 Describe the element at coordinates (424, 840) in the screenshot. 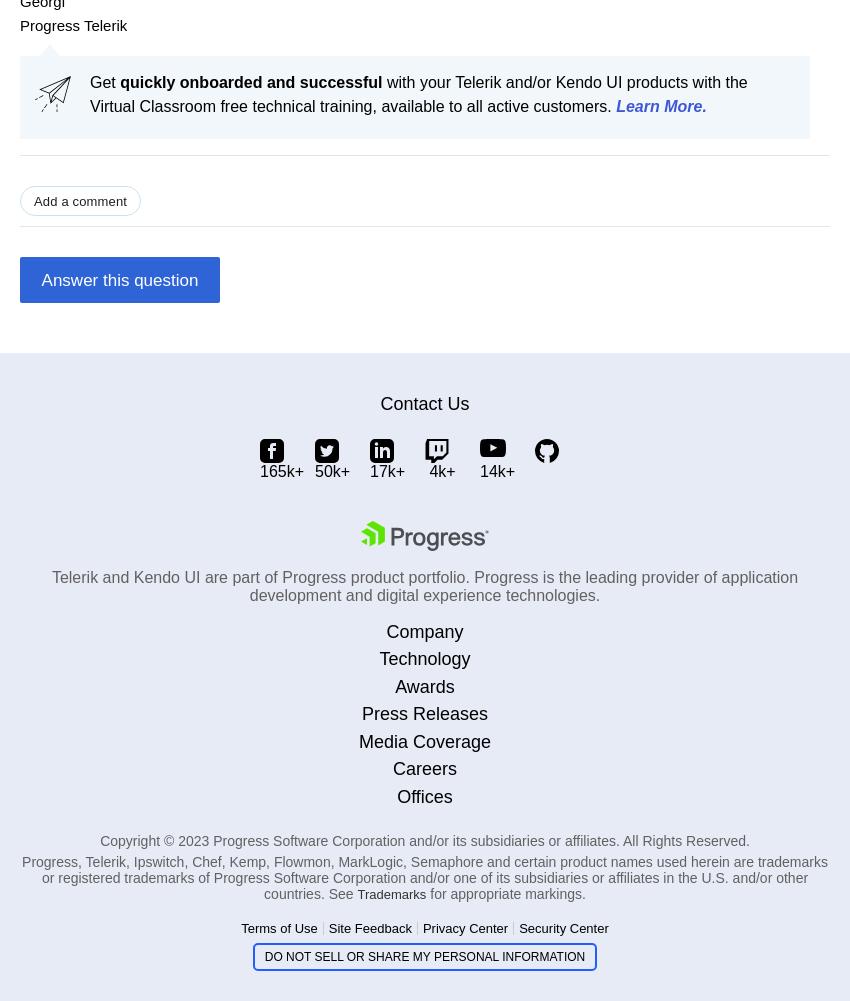

I see `'Copyright © 2023 Progress Software Corporation and/or its subsidiaries or affiliates. All Rights Reserved.'` at that location.